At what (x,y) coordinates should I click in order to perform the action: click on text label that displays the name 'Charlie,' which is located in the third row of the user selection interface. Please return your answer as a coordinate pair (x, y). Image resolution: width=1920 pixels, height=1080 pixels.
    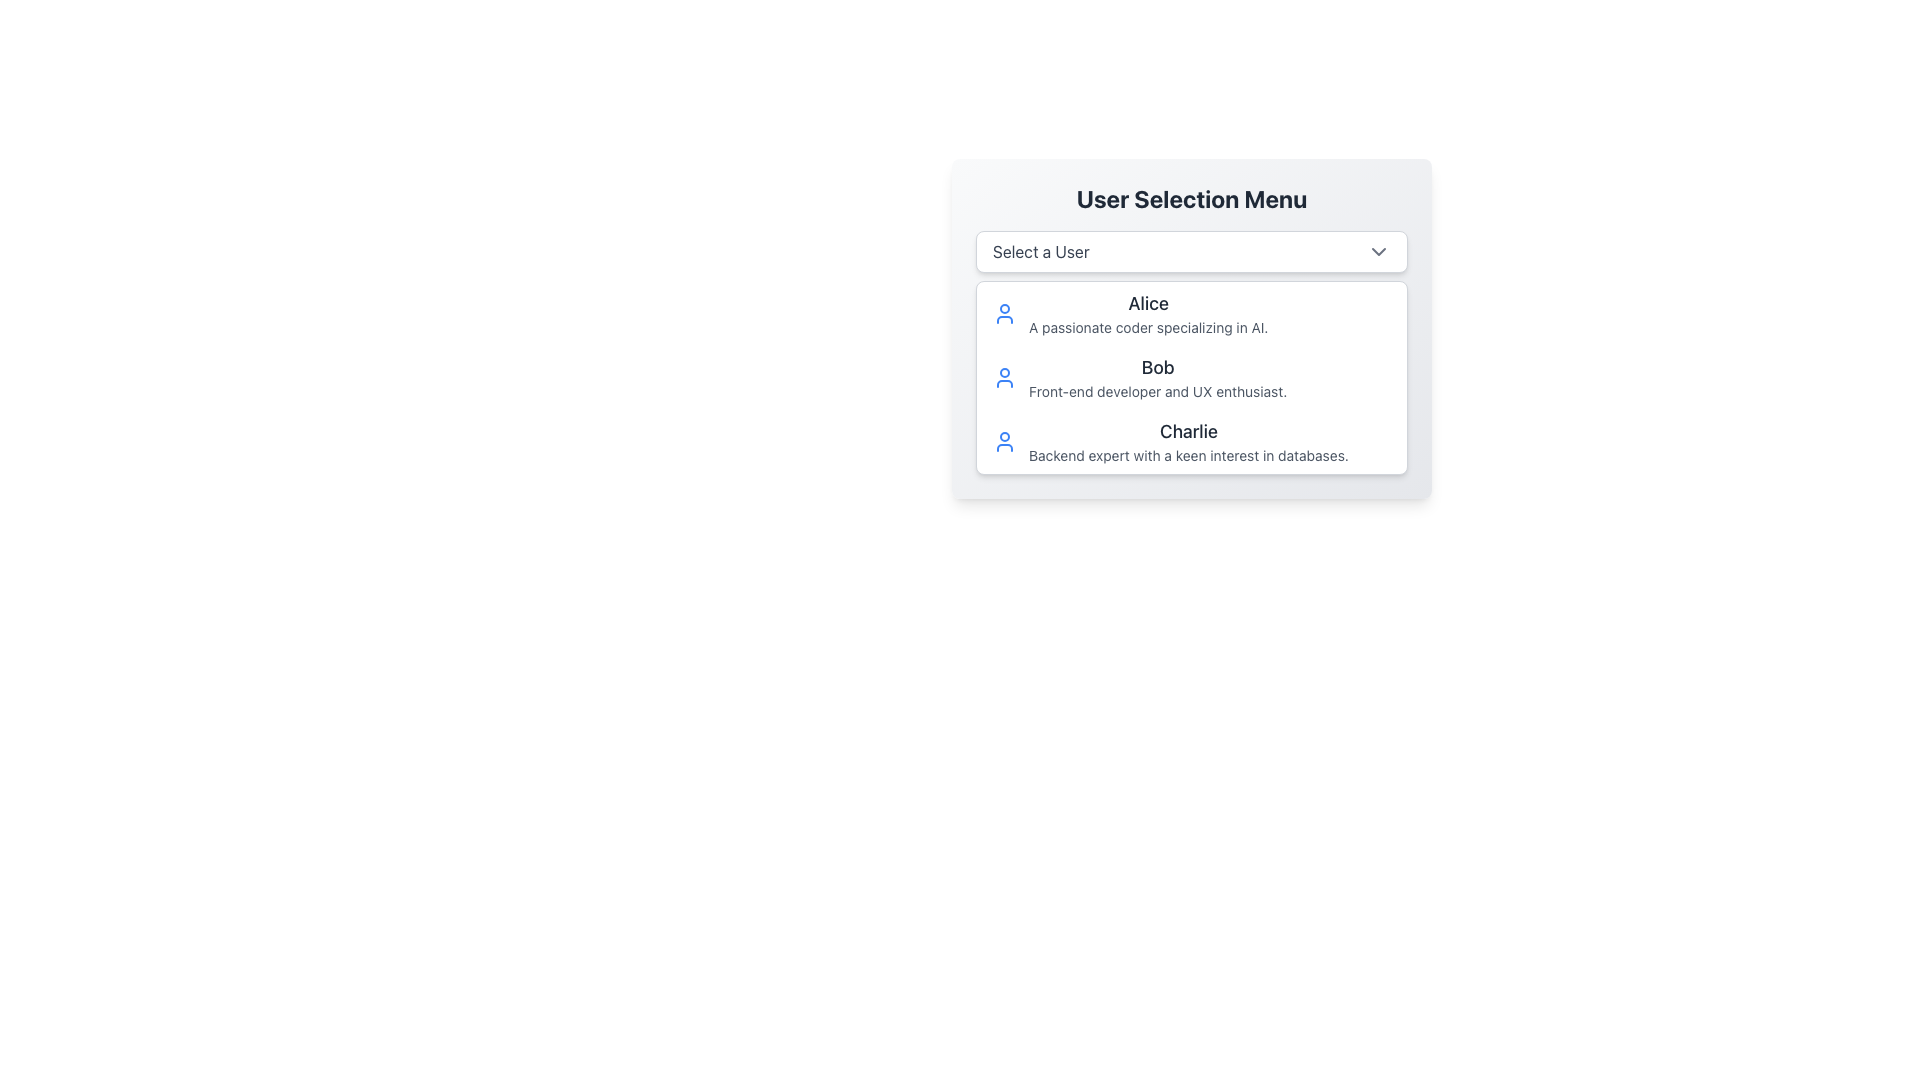
    Looking at the image, I should click on (1188, 431).